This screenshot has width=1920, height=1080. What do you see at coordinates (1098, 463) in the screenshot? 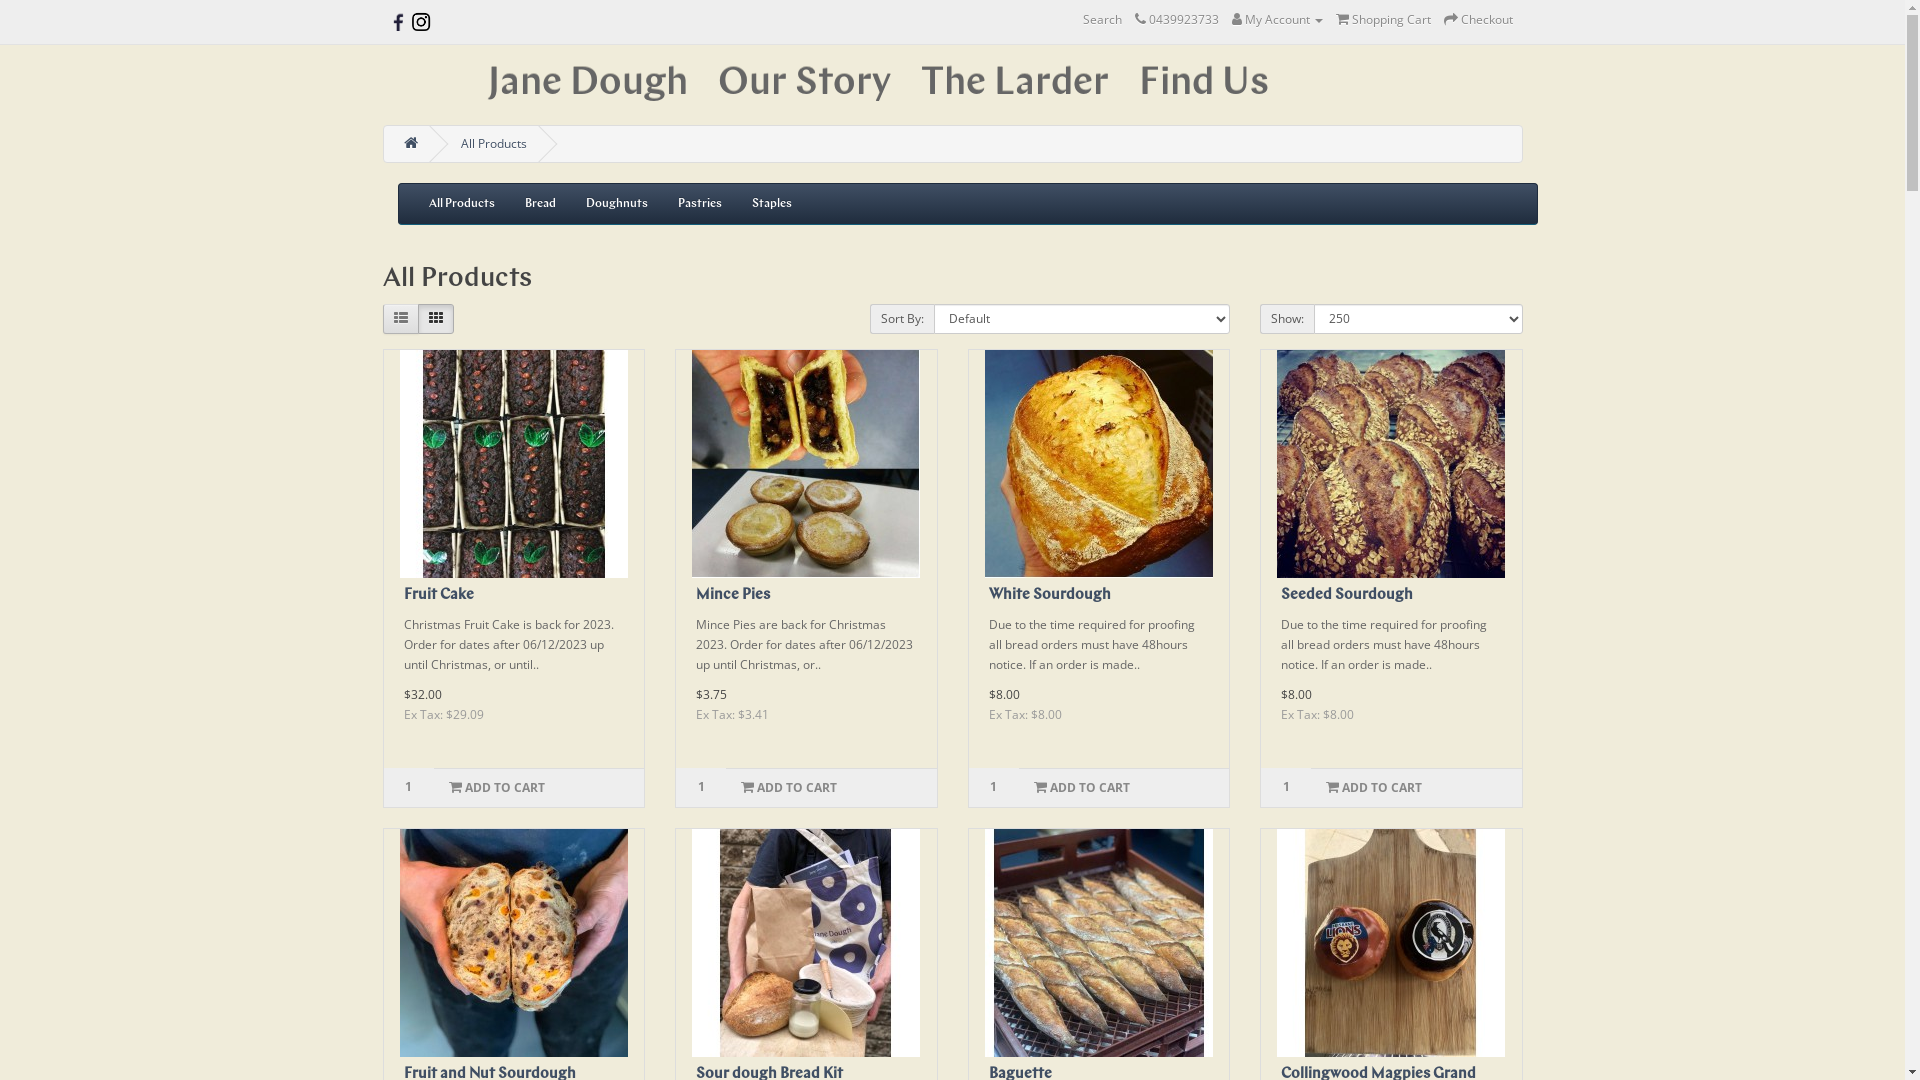
I see `'White Sourdough'` at bounding box center [1098, 463].